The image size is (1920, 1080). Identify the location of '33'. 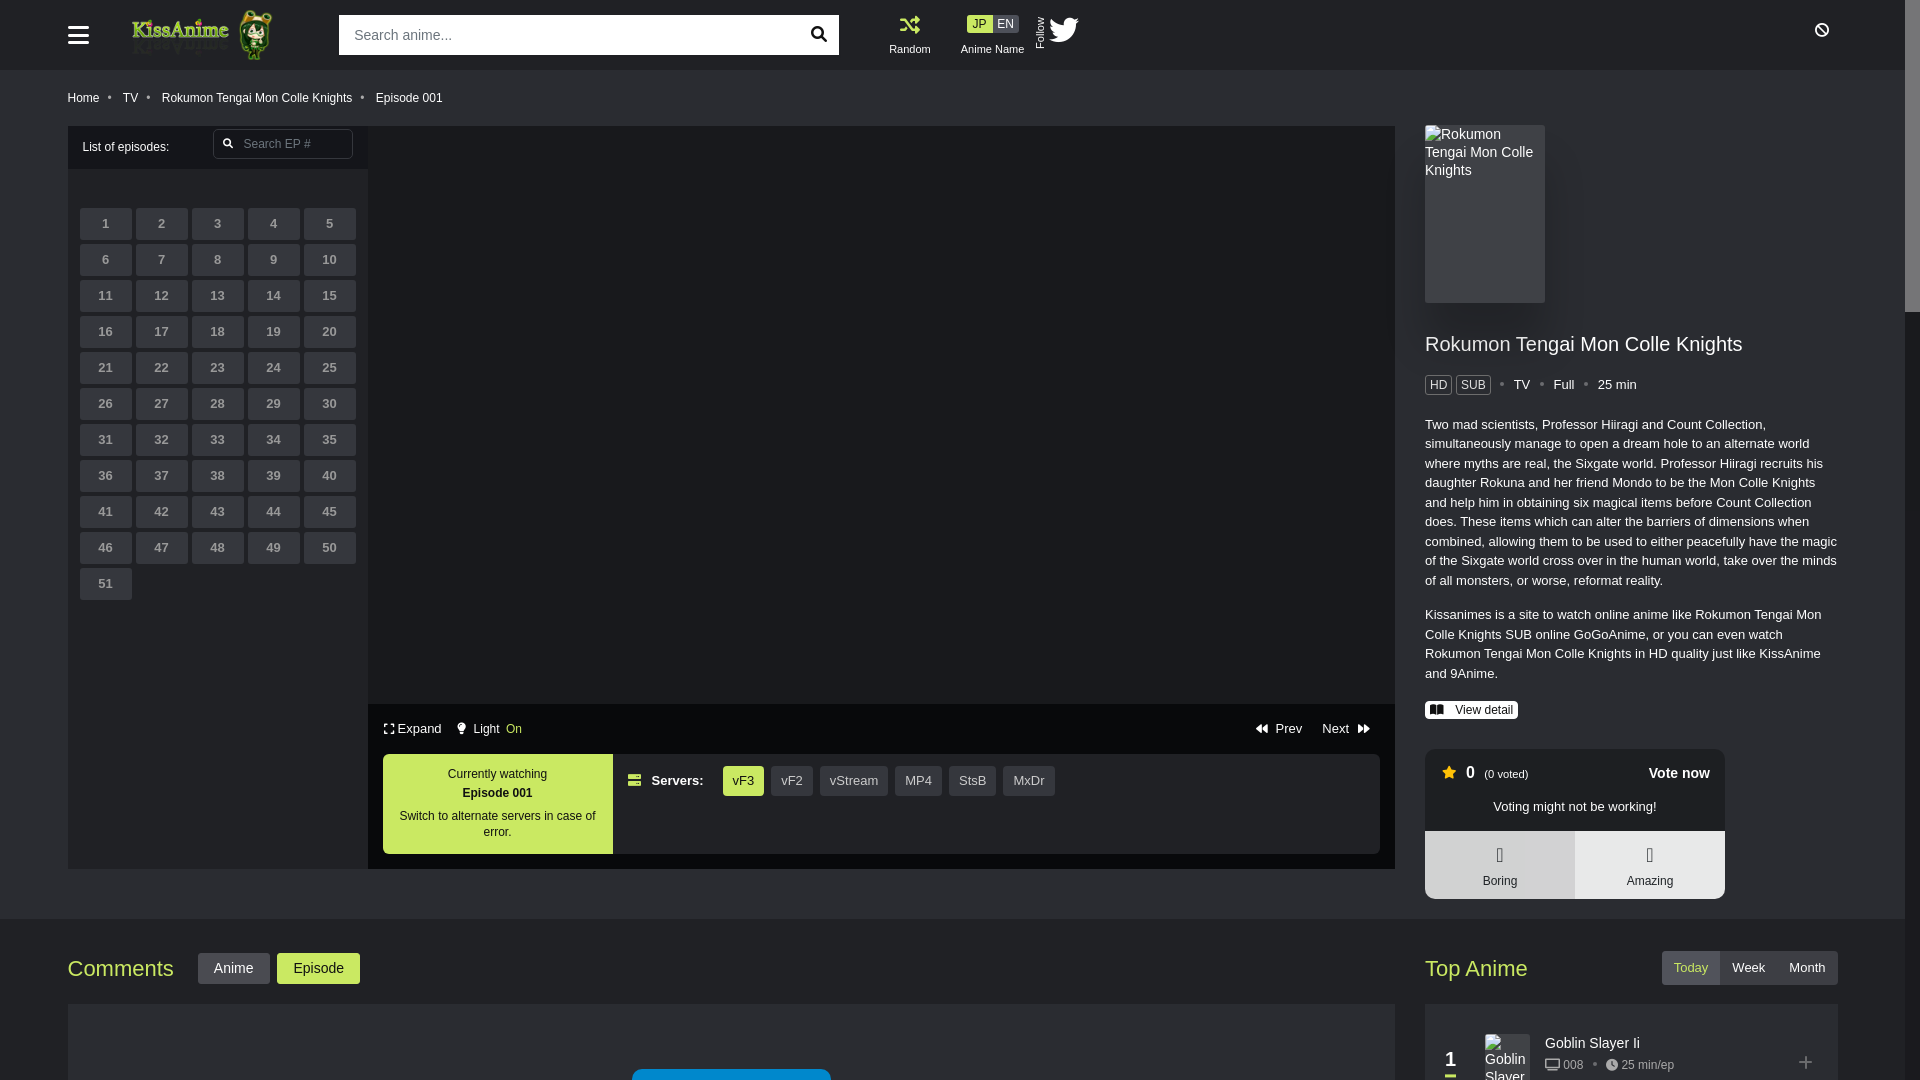
(192, 438).